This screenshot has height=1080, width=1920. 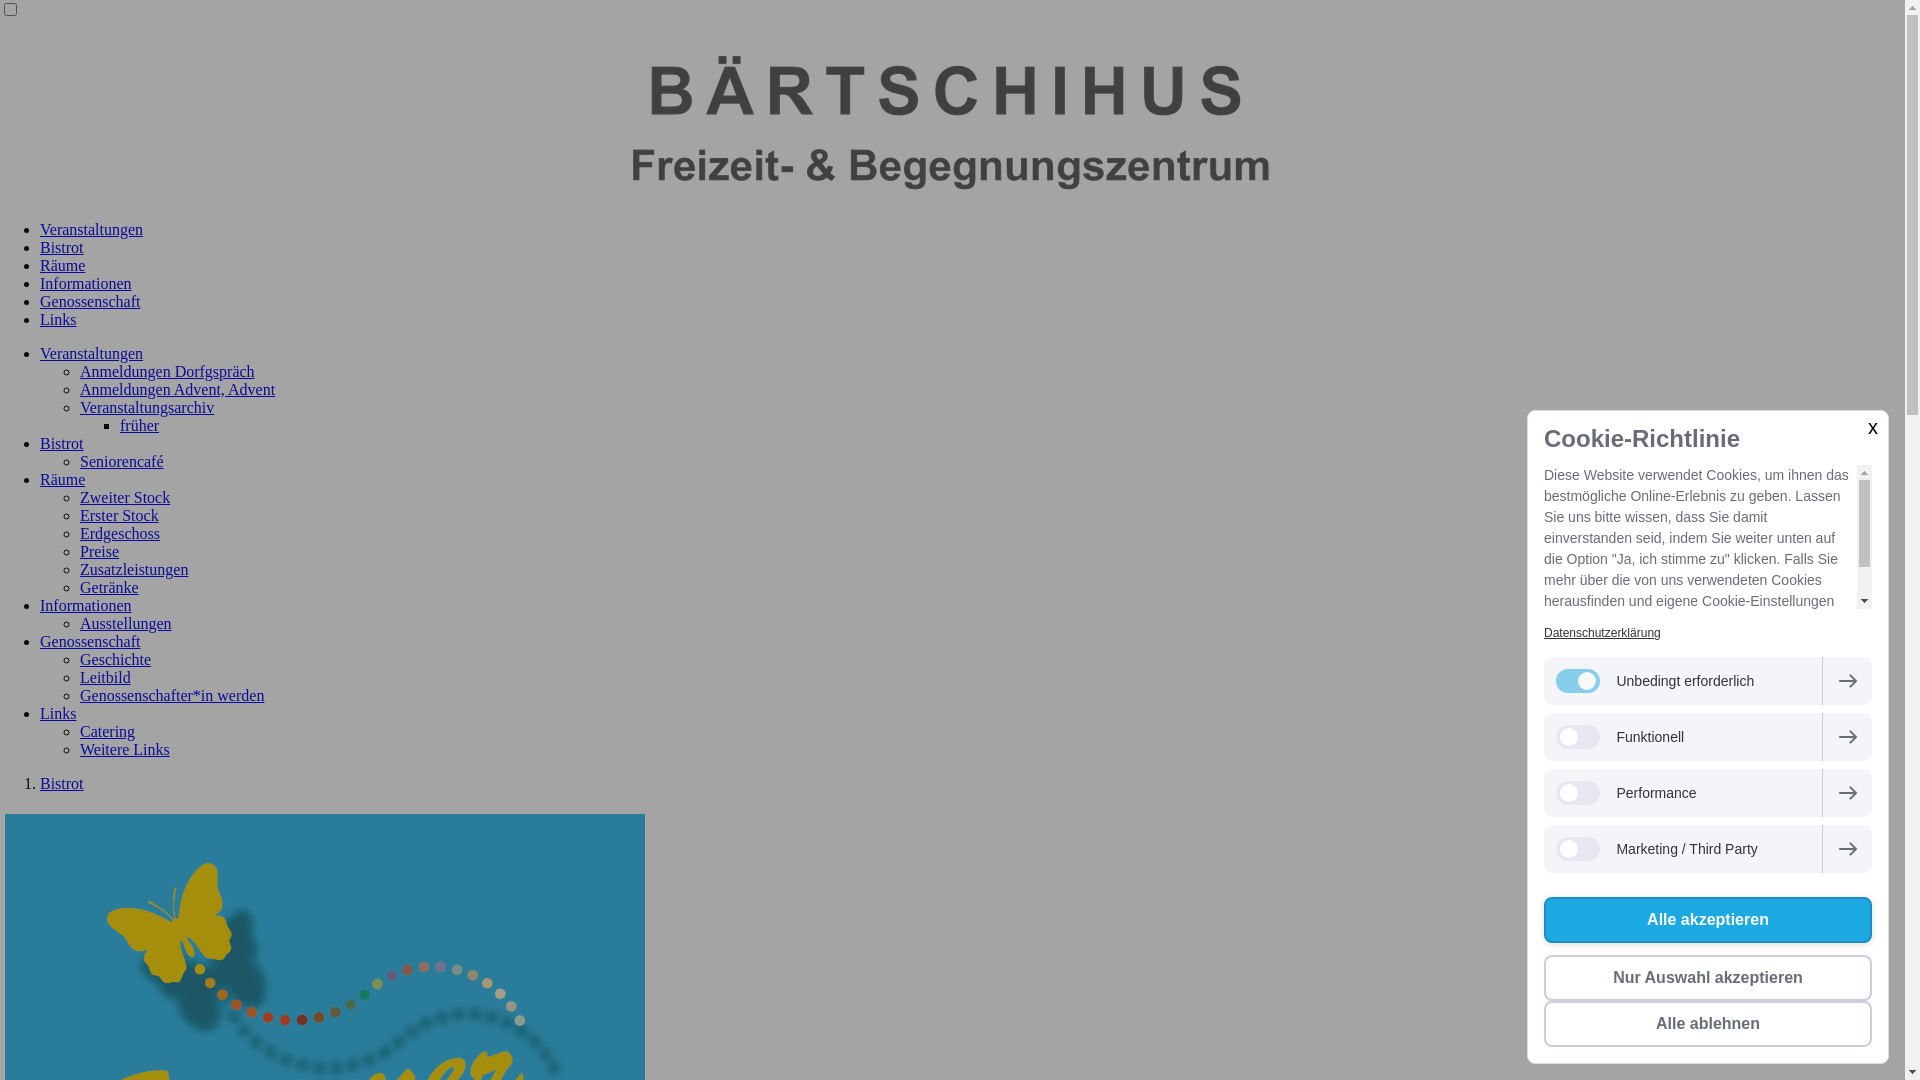 What do you see at coordinates (57, 318) in the screenshot?
I see `'Links'` at bounding box center [57, 318].